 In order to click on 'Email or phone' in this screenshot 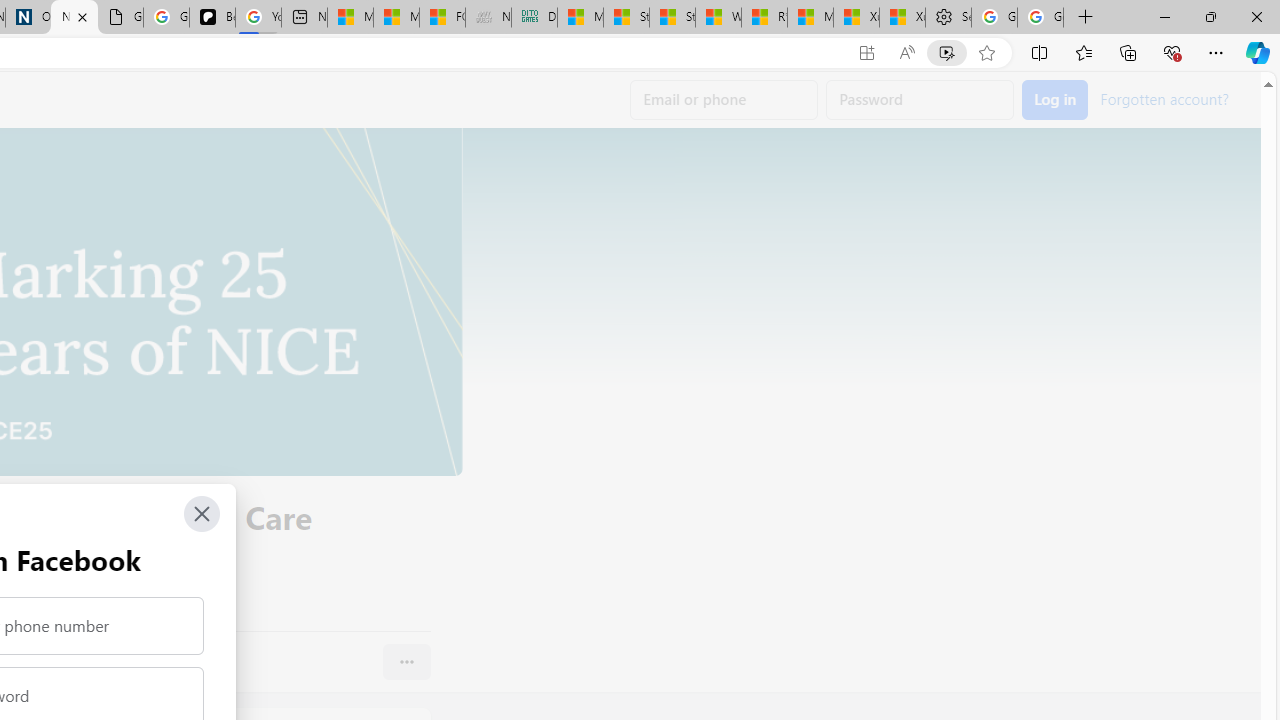, I will do `click(723, 100)`.